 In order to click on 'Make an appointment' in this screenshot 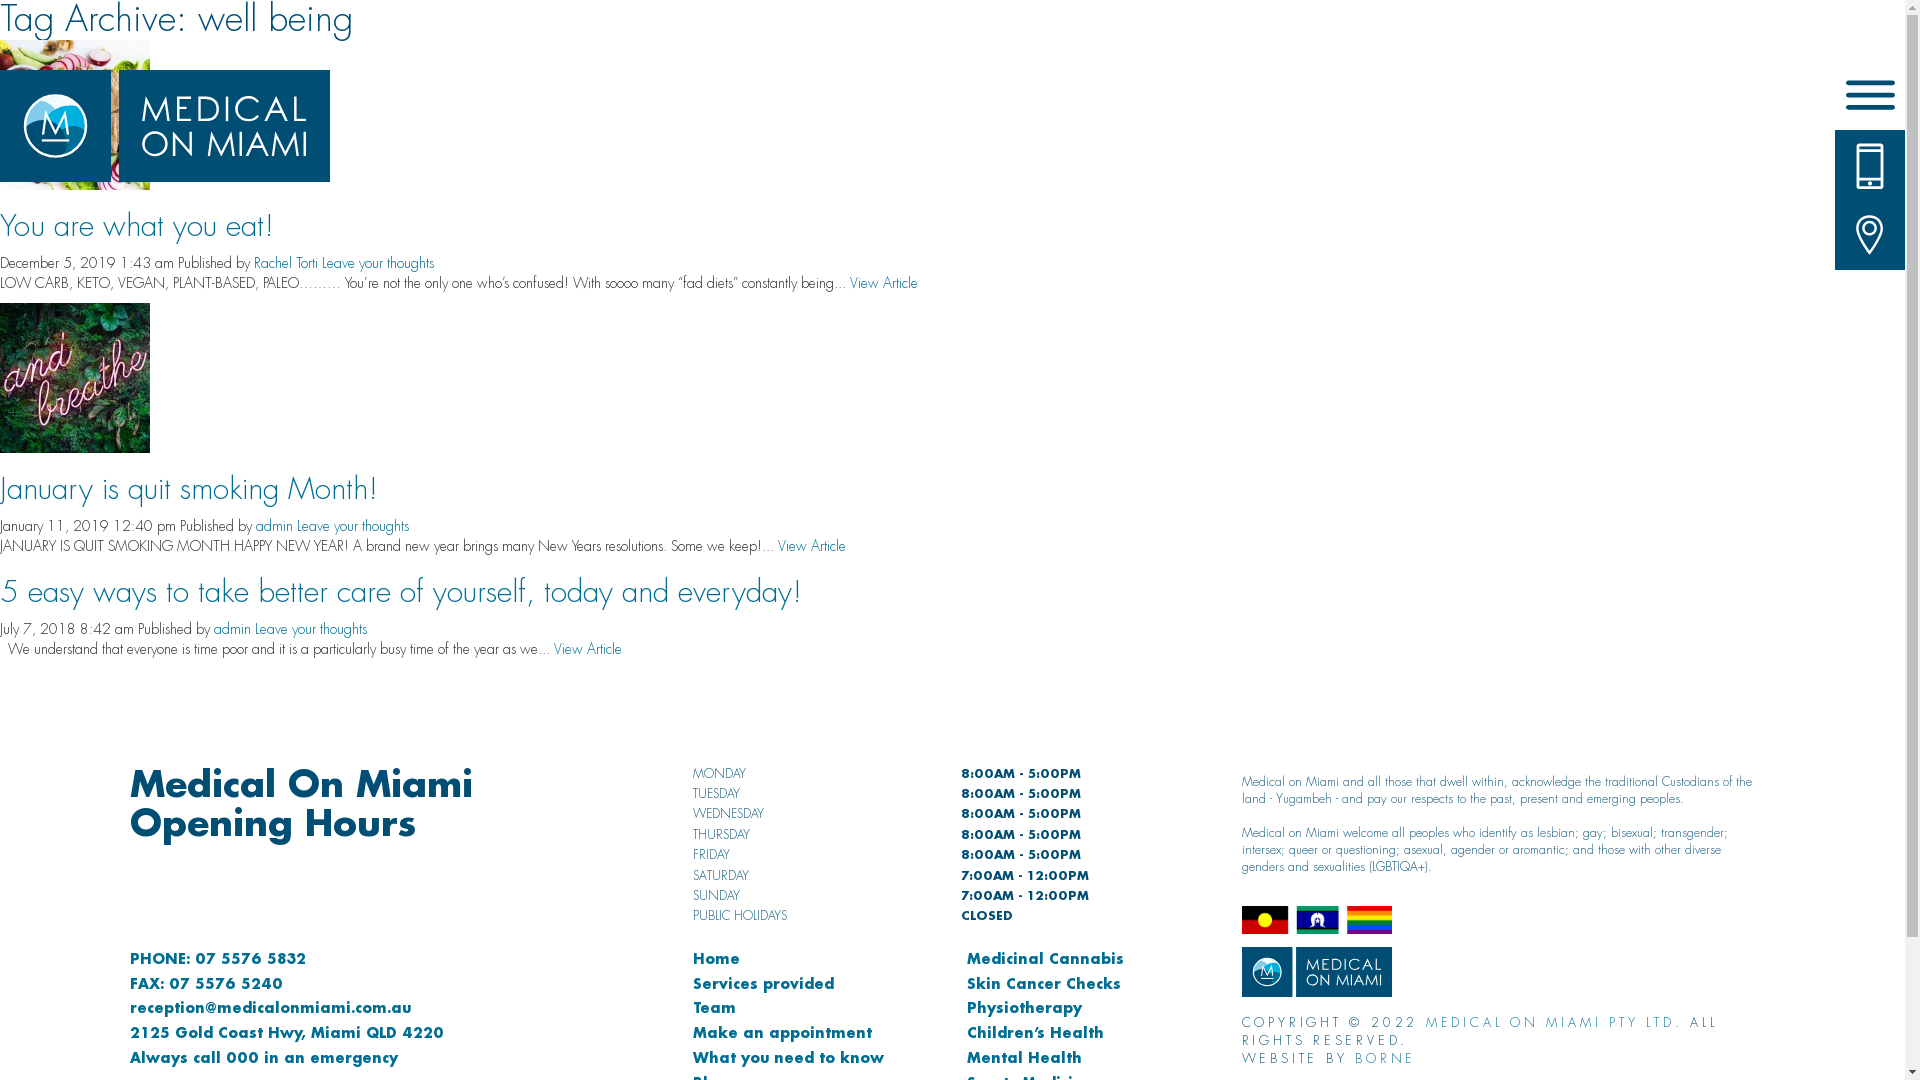, I will do `click(781, 1032)`.